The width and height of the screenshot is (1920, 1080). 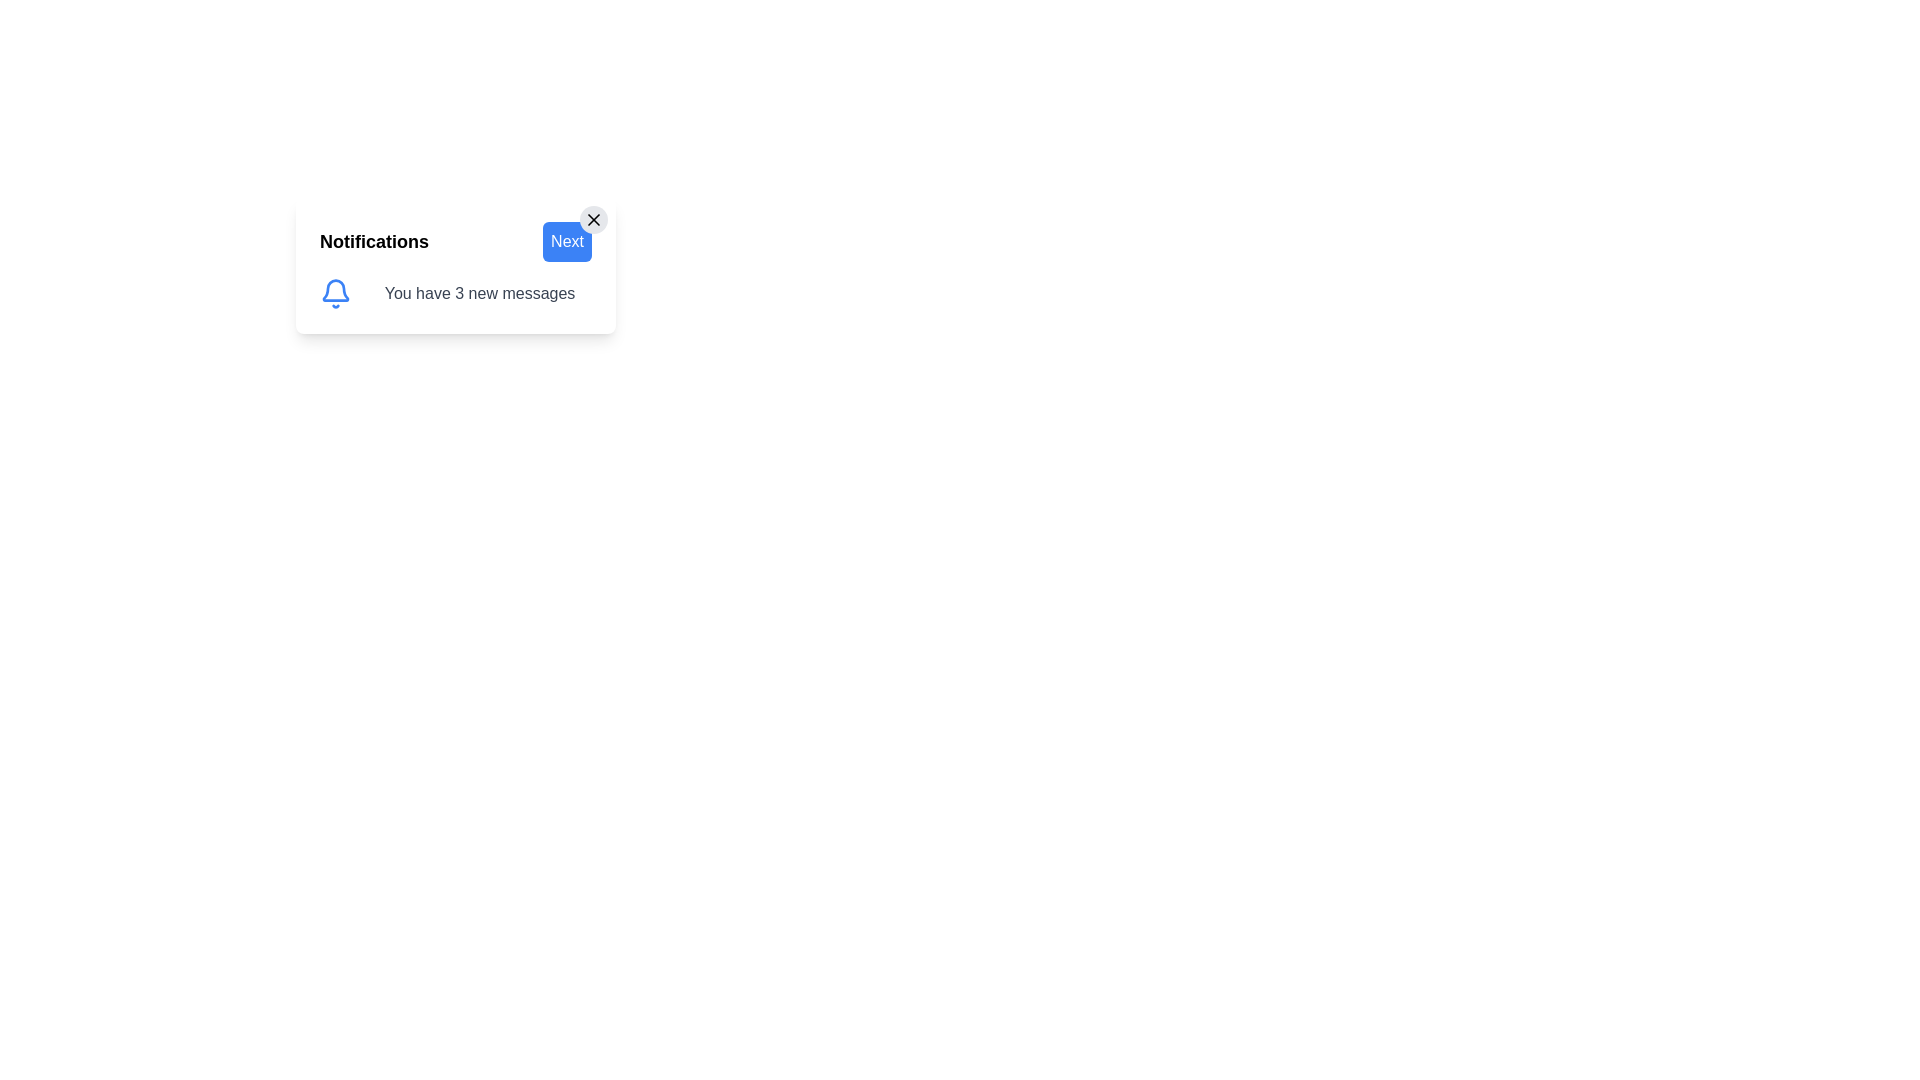 What do you see at coordinates (593, 219) in the screenshot?
I see `the 'X' icon close button located in the top-right corner of the notification card` at bounding box center [593, 219].